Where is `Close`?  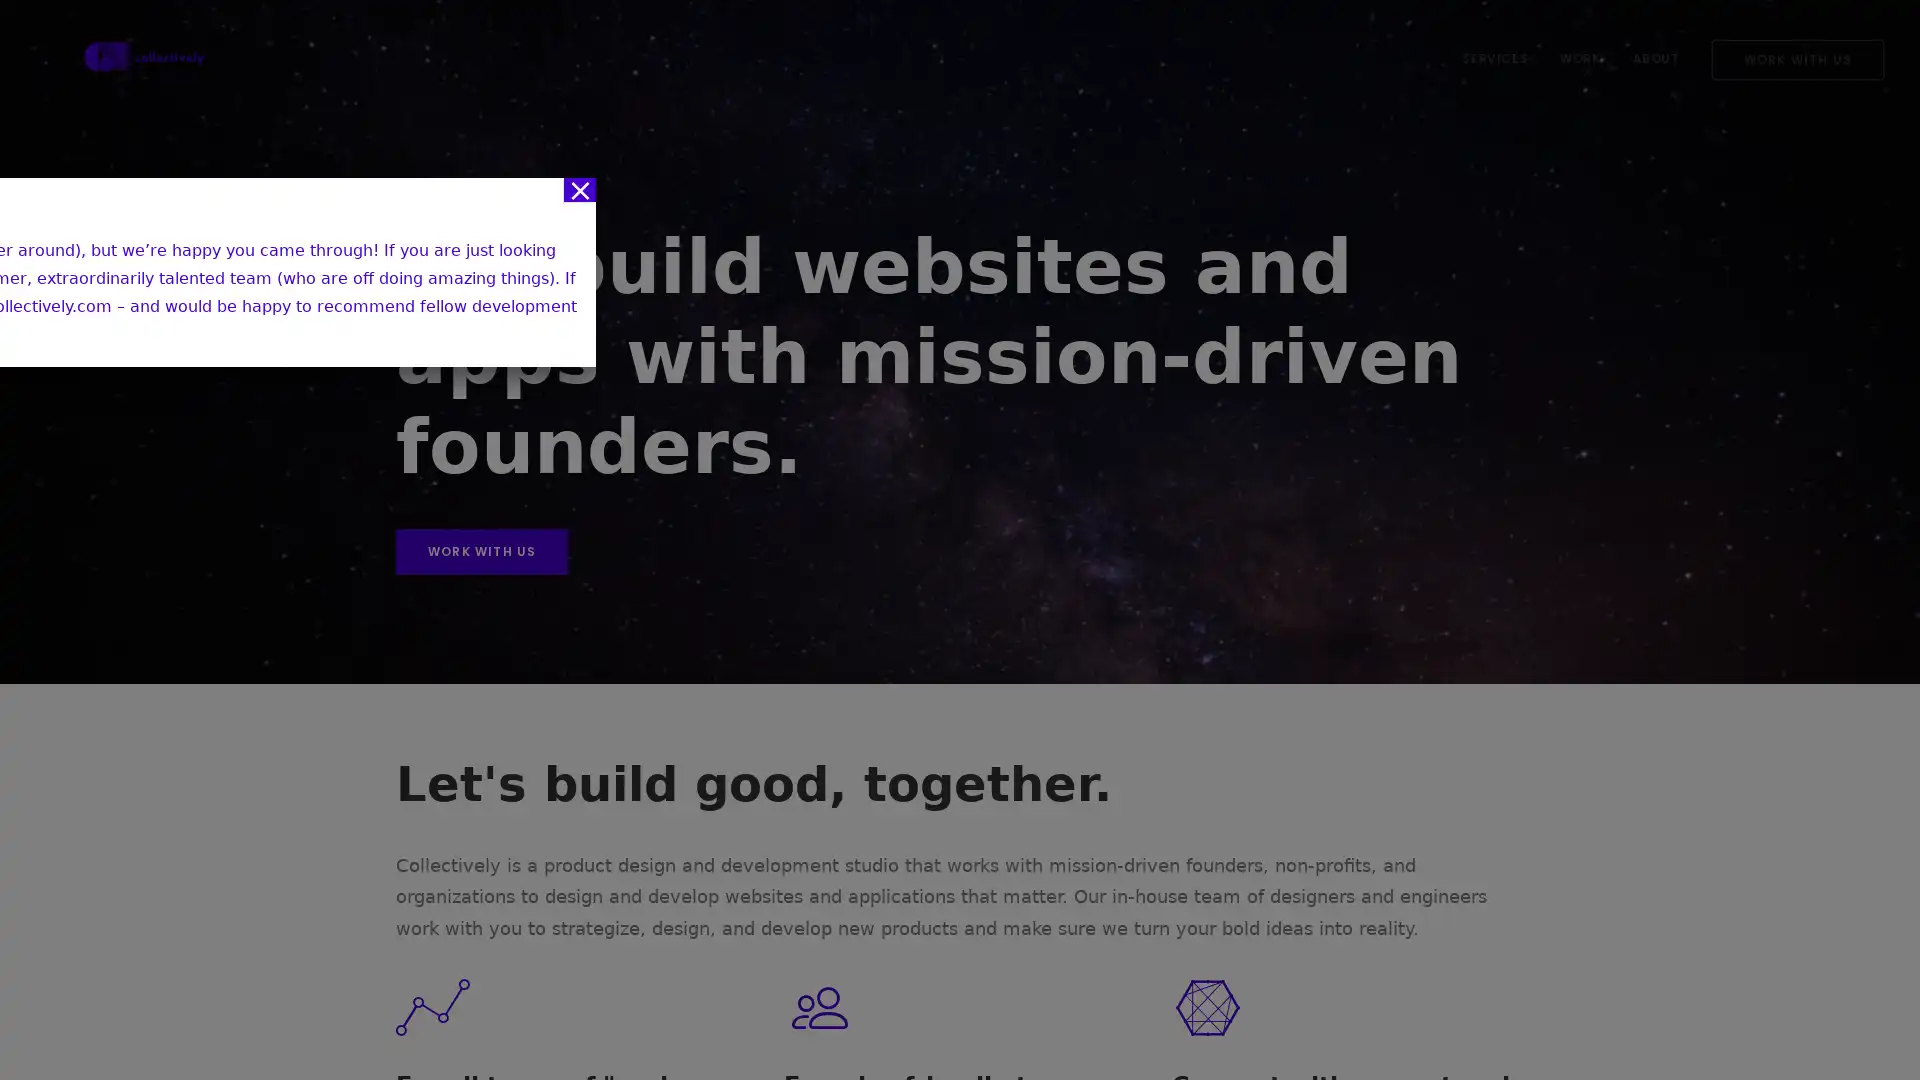
Close is located at coordinates (1520, 458).